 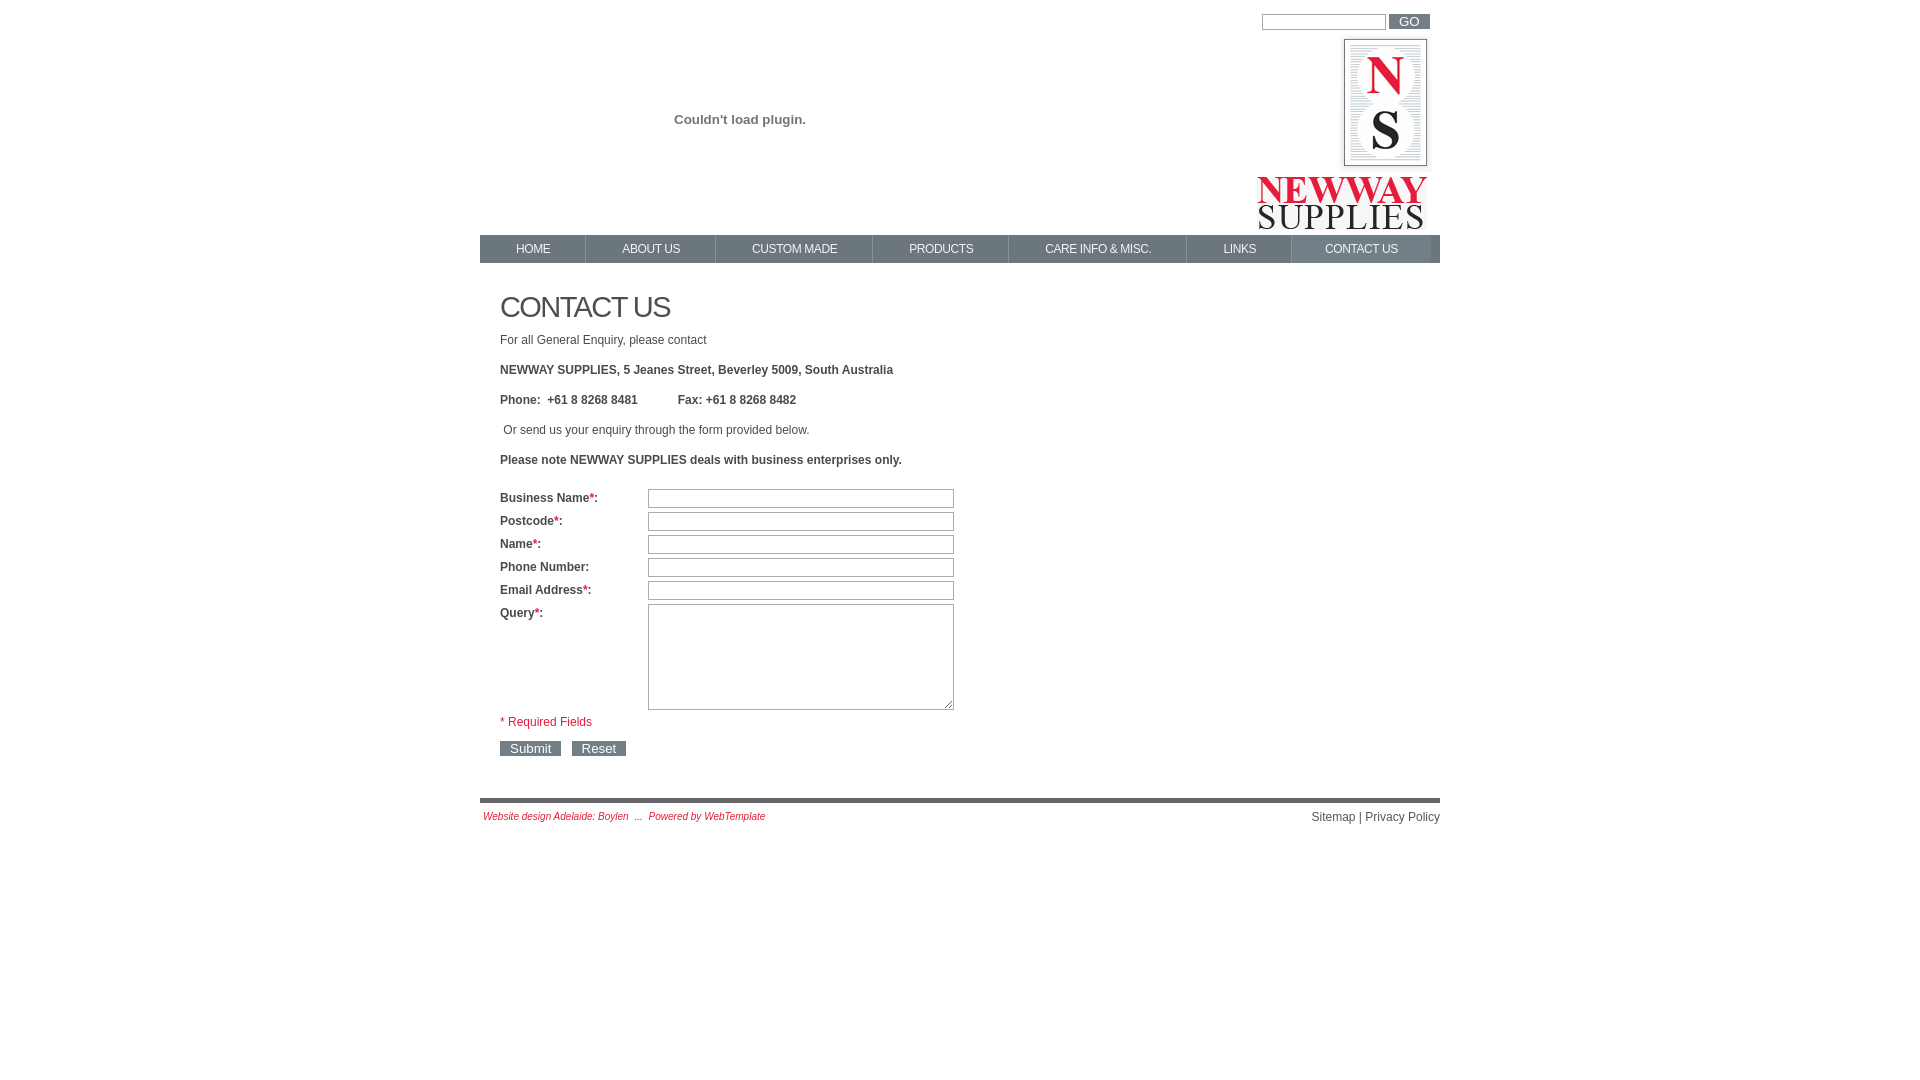 What do you see at coordinates (1344, 137) in the screenshot?
I see `'New Way Supplies'` at bounding box center [1344, 137].